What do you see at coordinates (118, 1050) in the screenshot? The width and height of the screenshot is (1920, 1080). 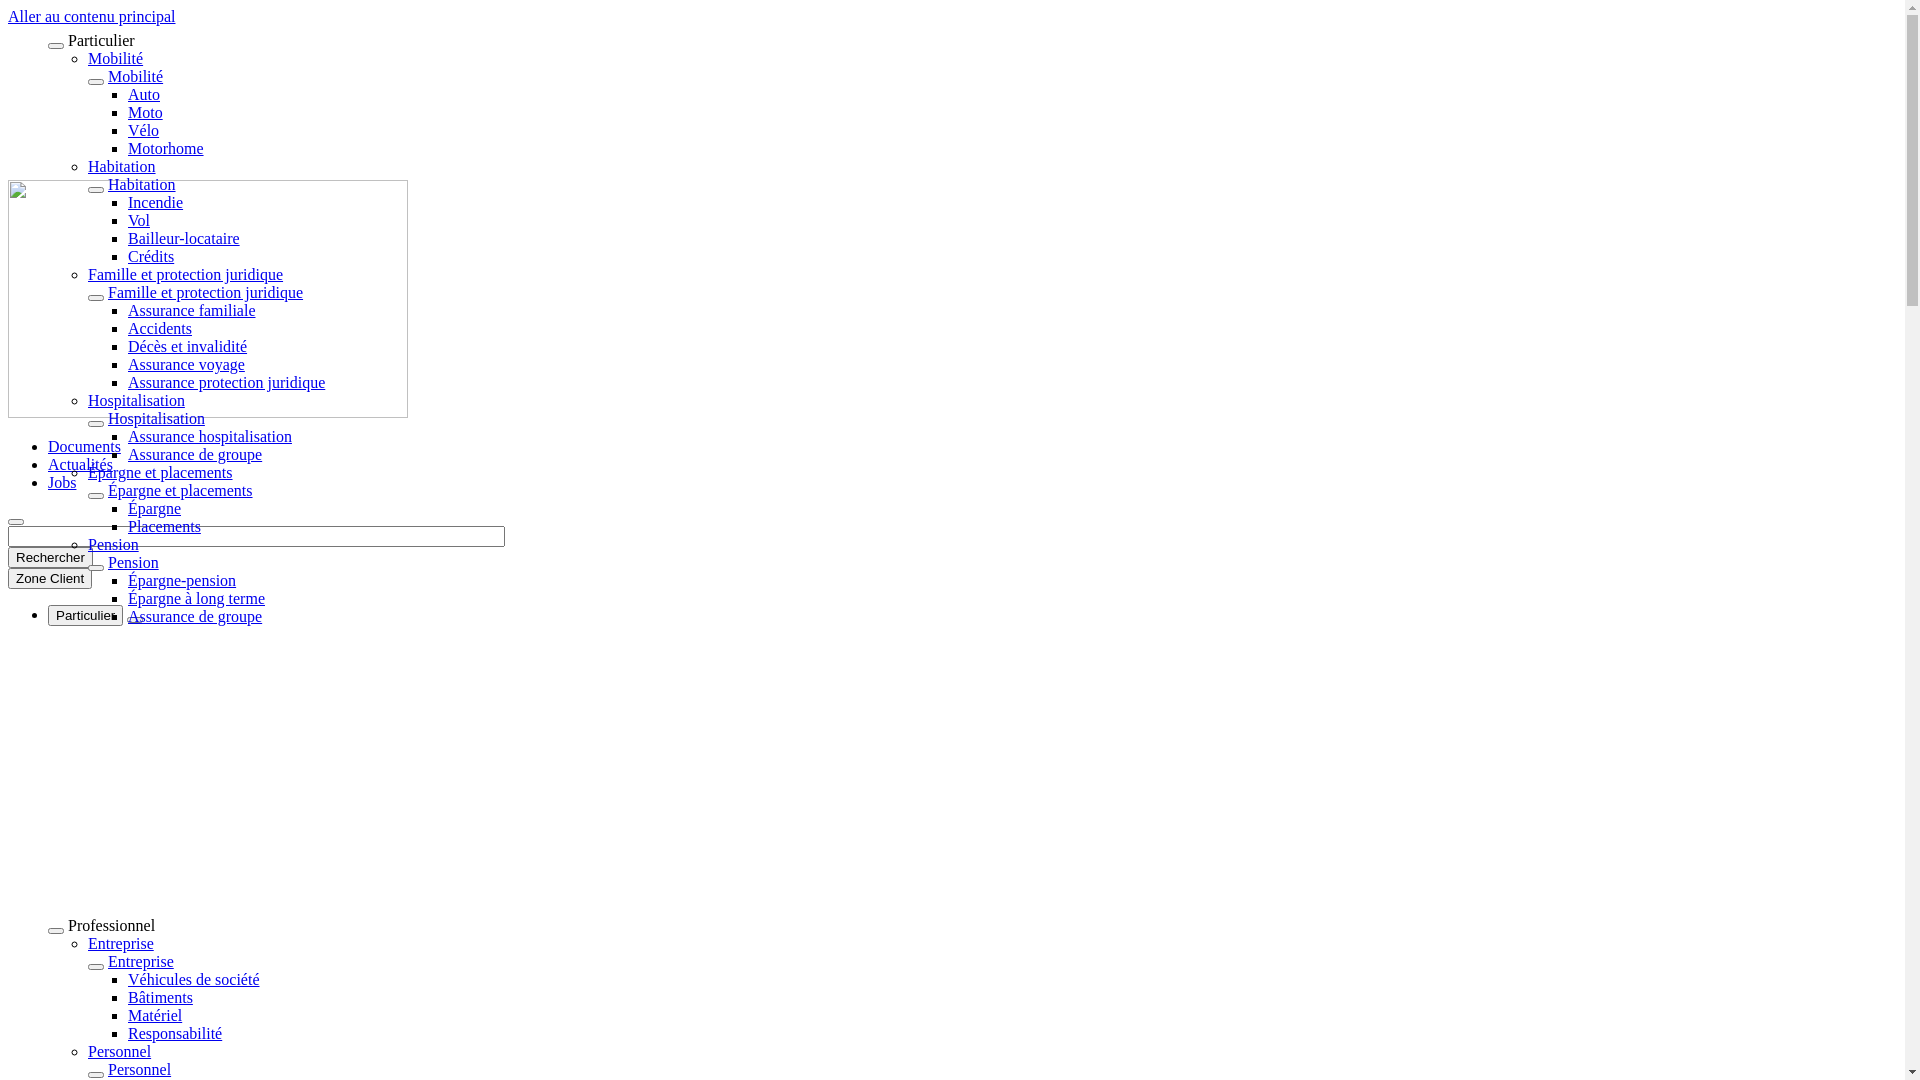 I see `'Personnel'` at bounding box center [118, 1050].